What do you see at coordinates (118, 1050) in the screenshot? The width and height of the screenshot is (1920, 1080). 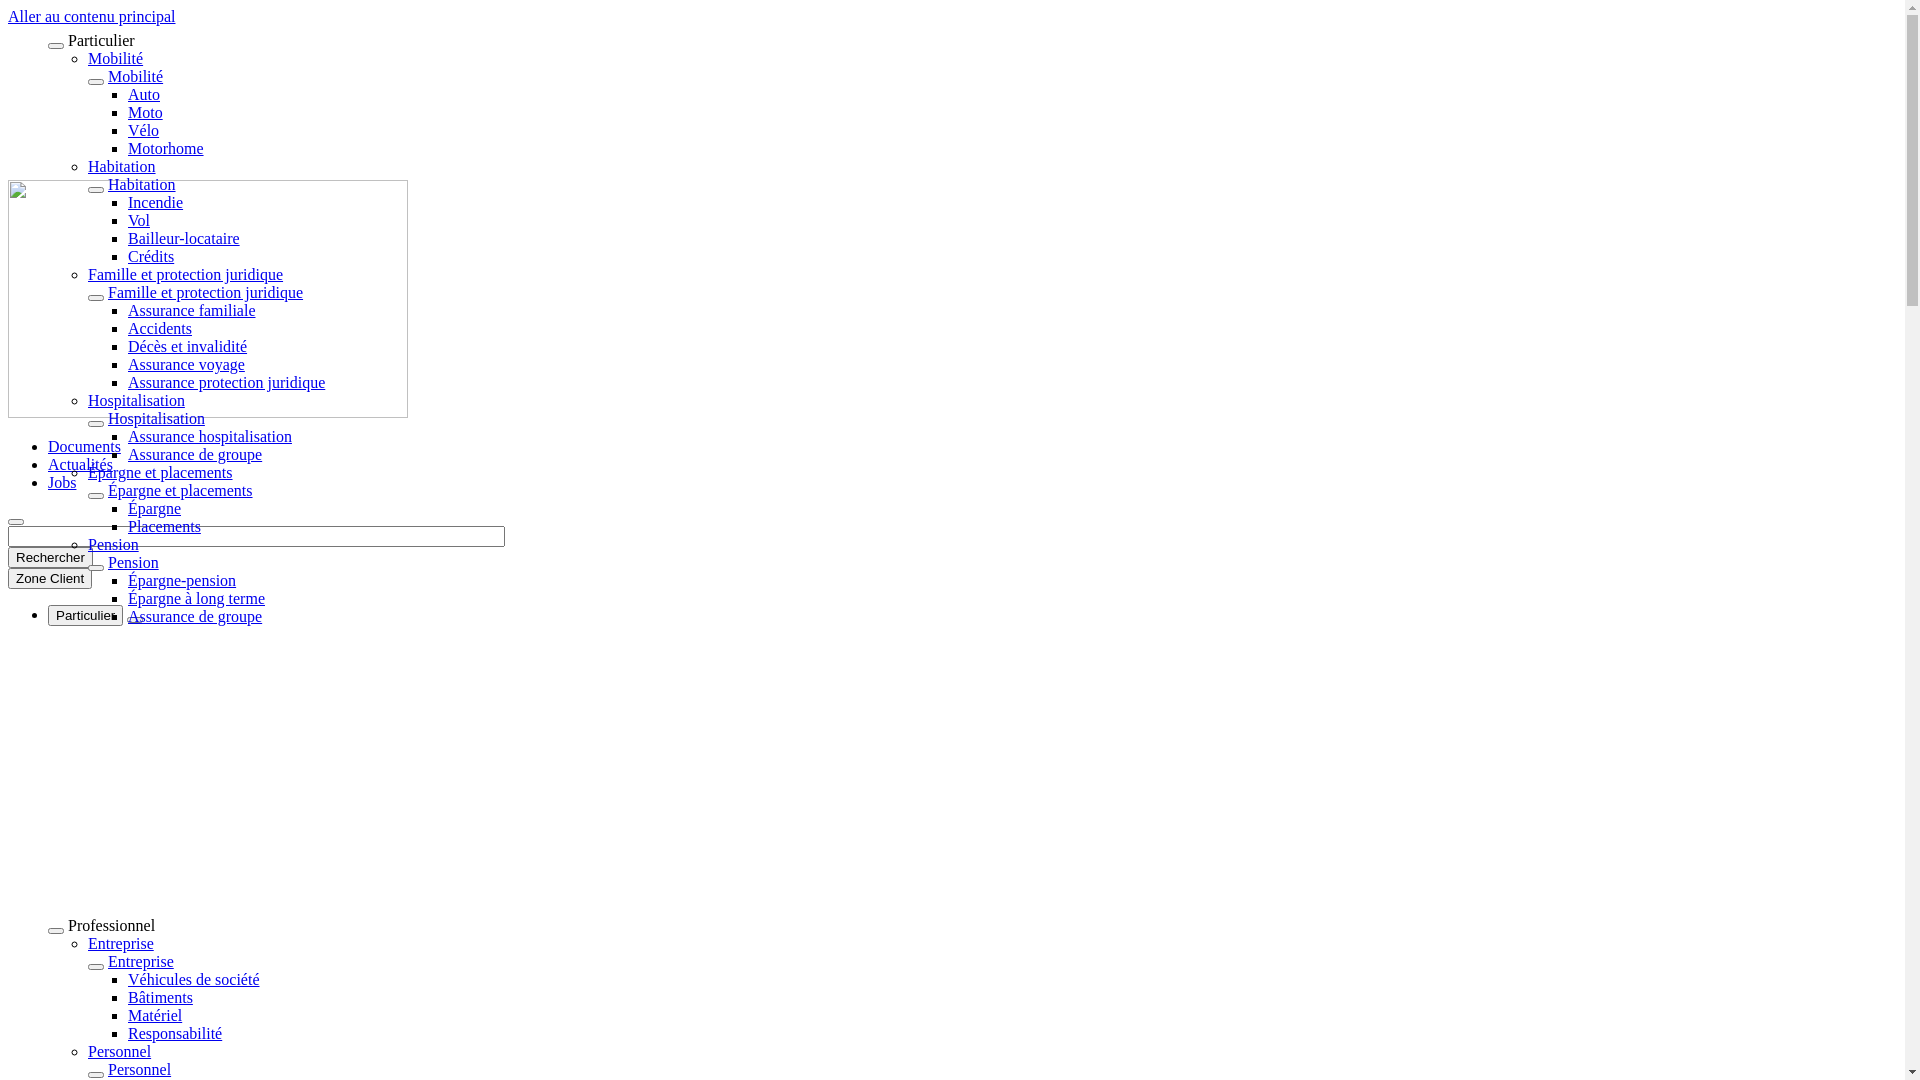 I see `'Personnel'` at bounding box center [118, 1050].